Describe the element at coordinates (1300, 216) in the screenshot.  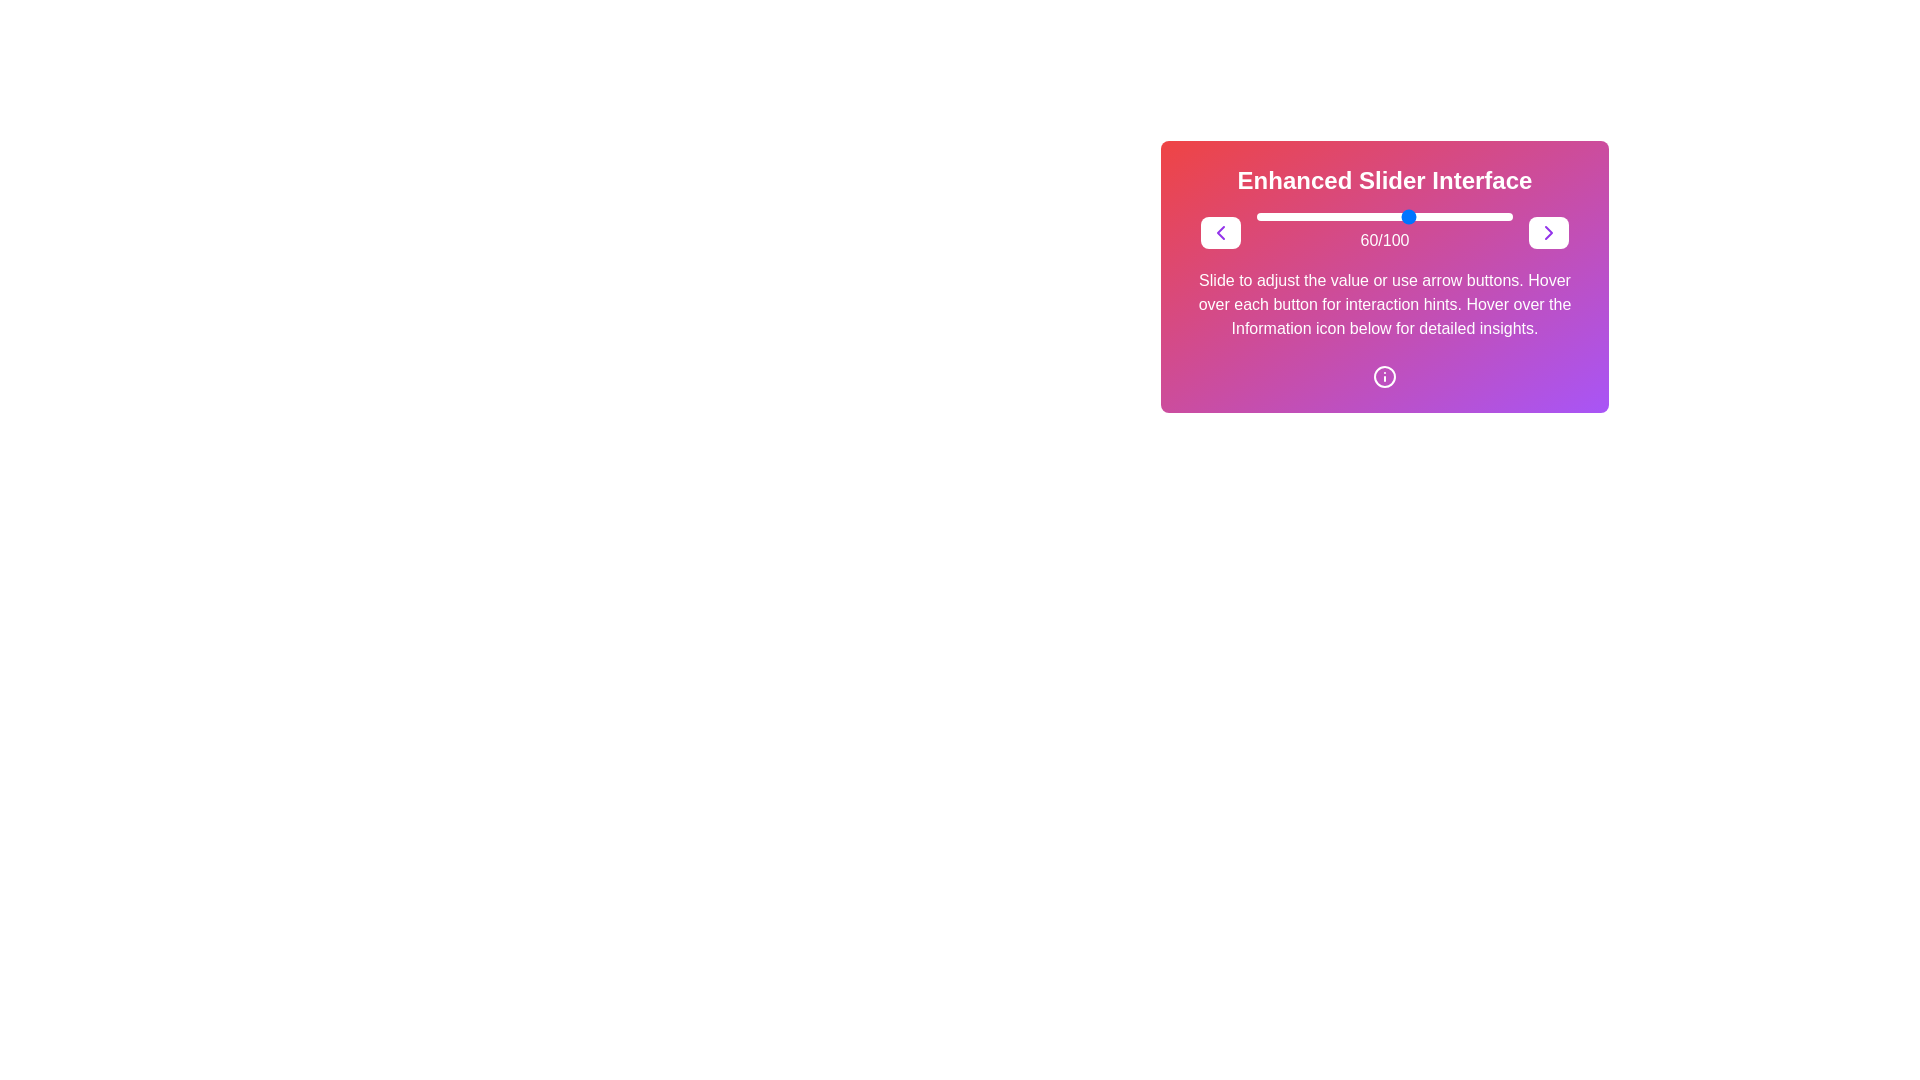
I see `the slider value` at that location.